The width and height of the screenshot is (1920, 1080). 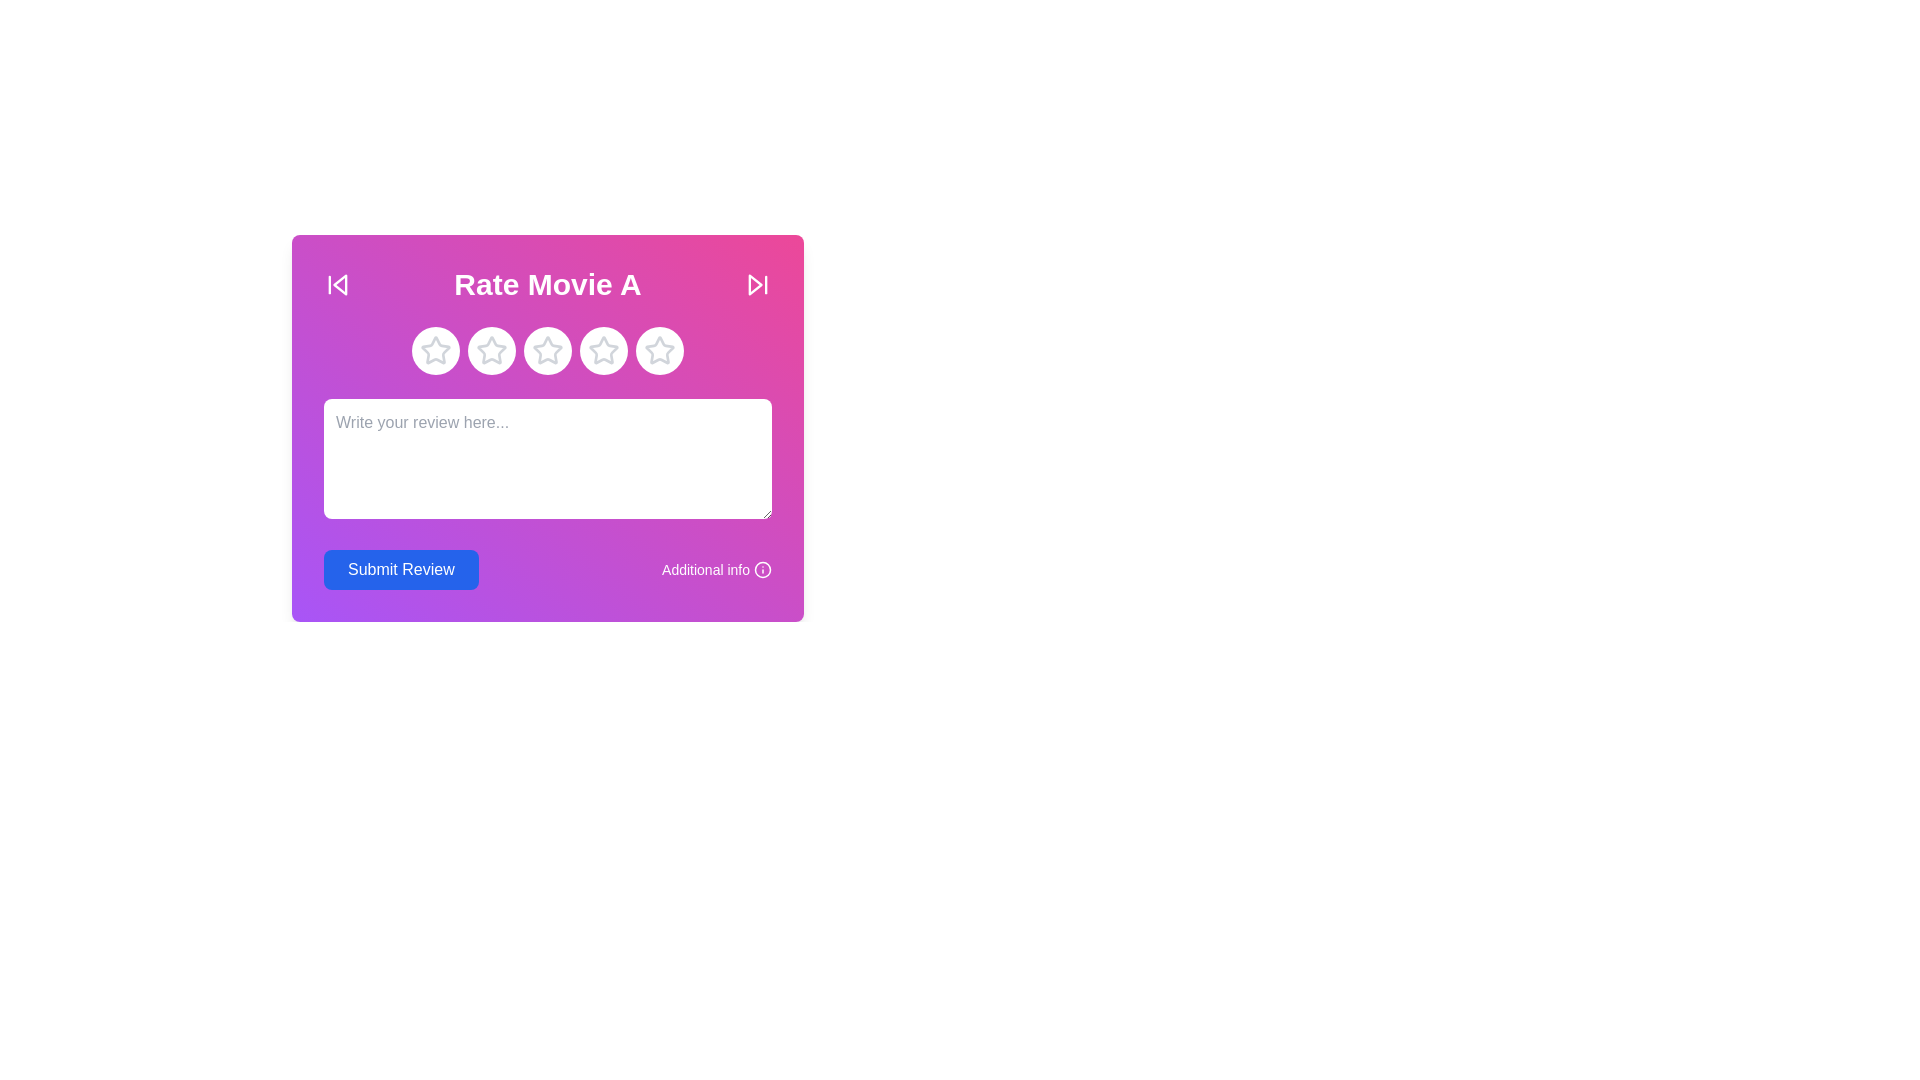 What do you see at coordinates (491, 349) in the screenshot?
I see `the second star` at bounding box center [491, 349].